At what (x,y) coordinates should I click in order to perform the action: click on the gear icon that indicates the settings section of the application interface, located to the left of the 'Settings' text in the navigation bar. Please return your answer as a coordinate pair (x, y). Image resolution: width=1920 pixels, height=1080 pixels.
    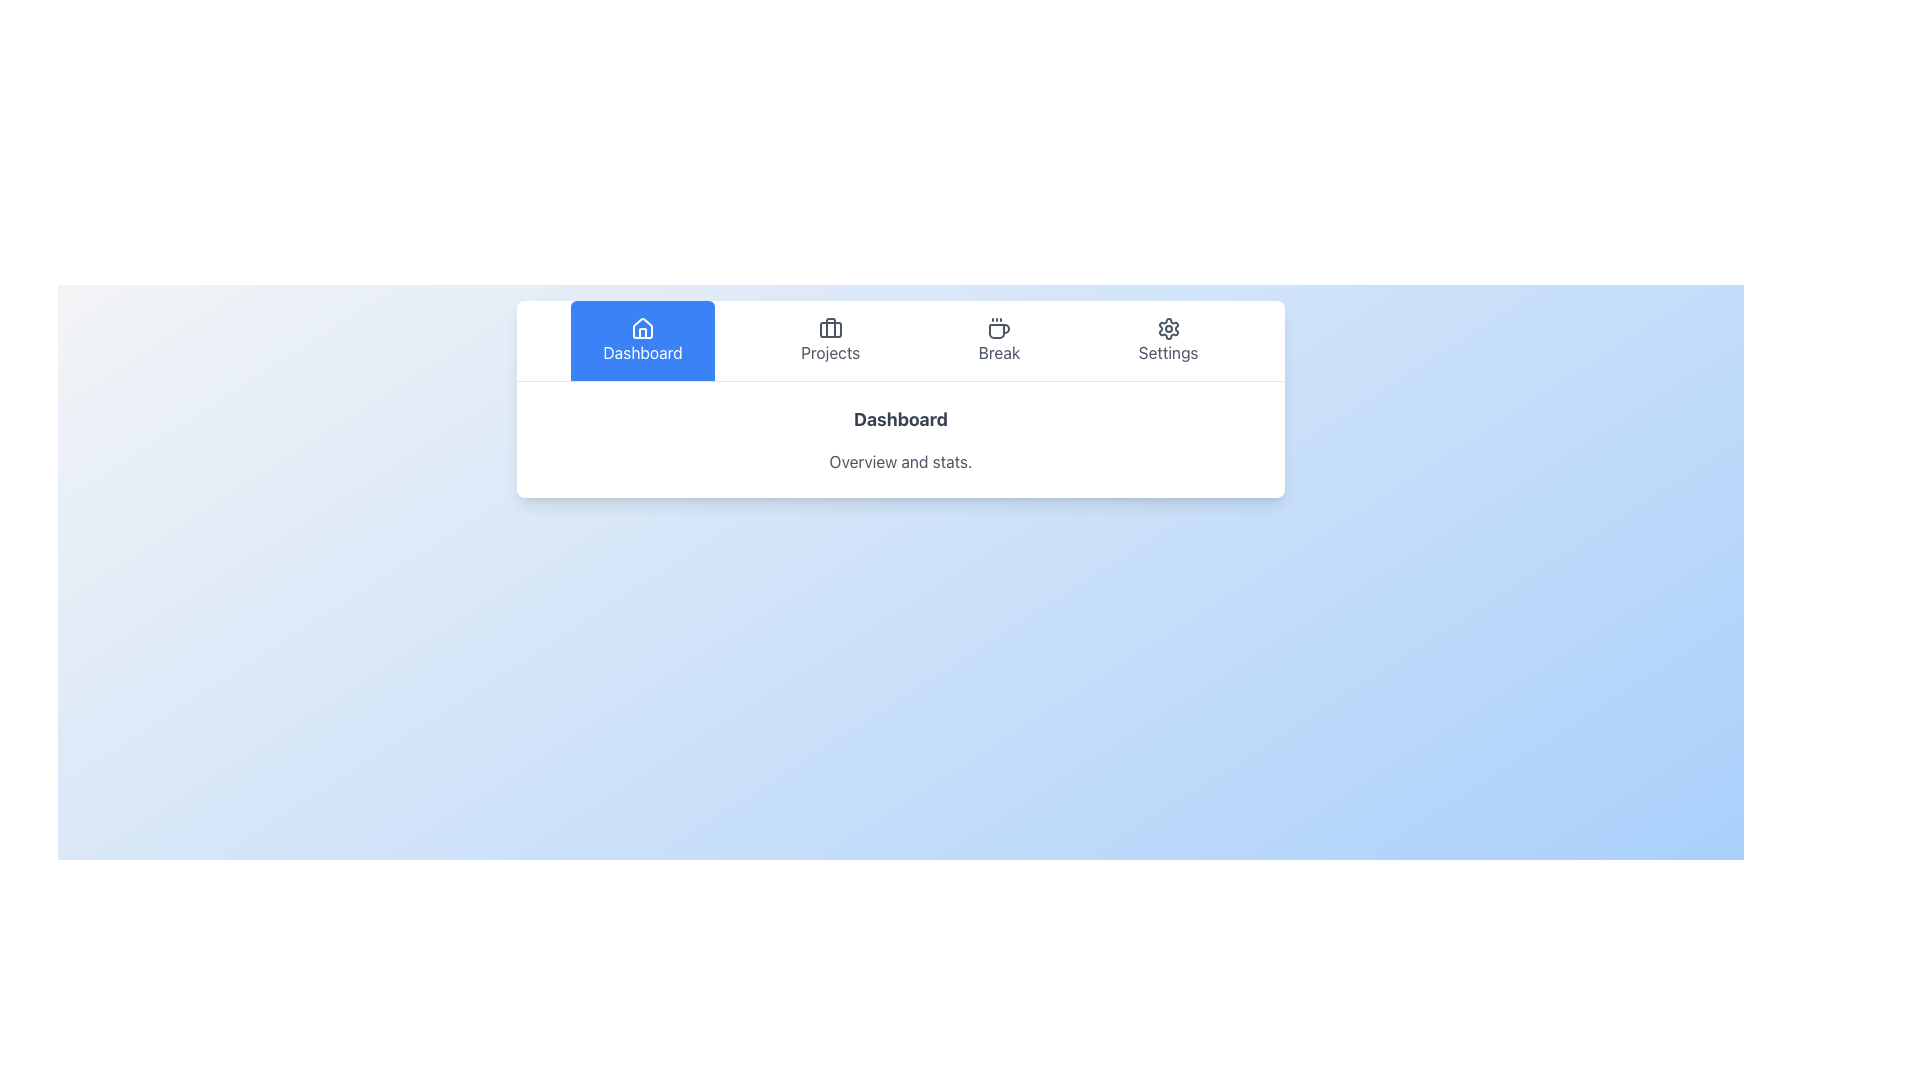
    Looking at the image, I should click on (1168, 327).